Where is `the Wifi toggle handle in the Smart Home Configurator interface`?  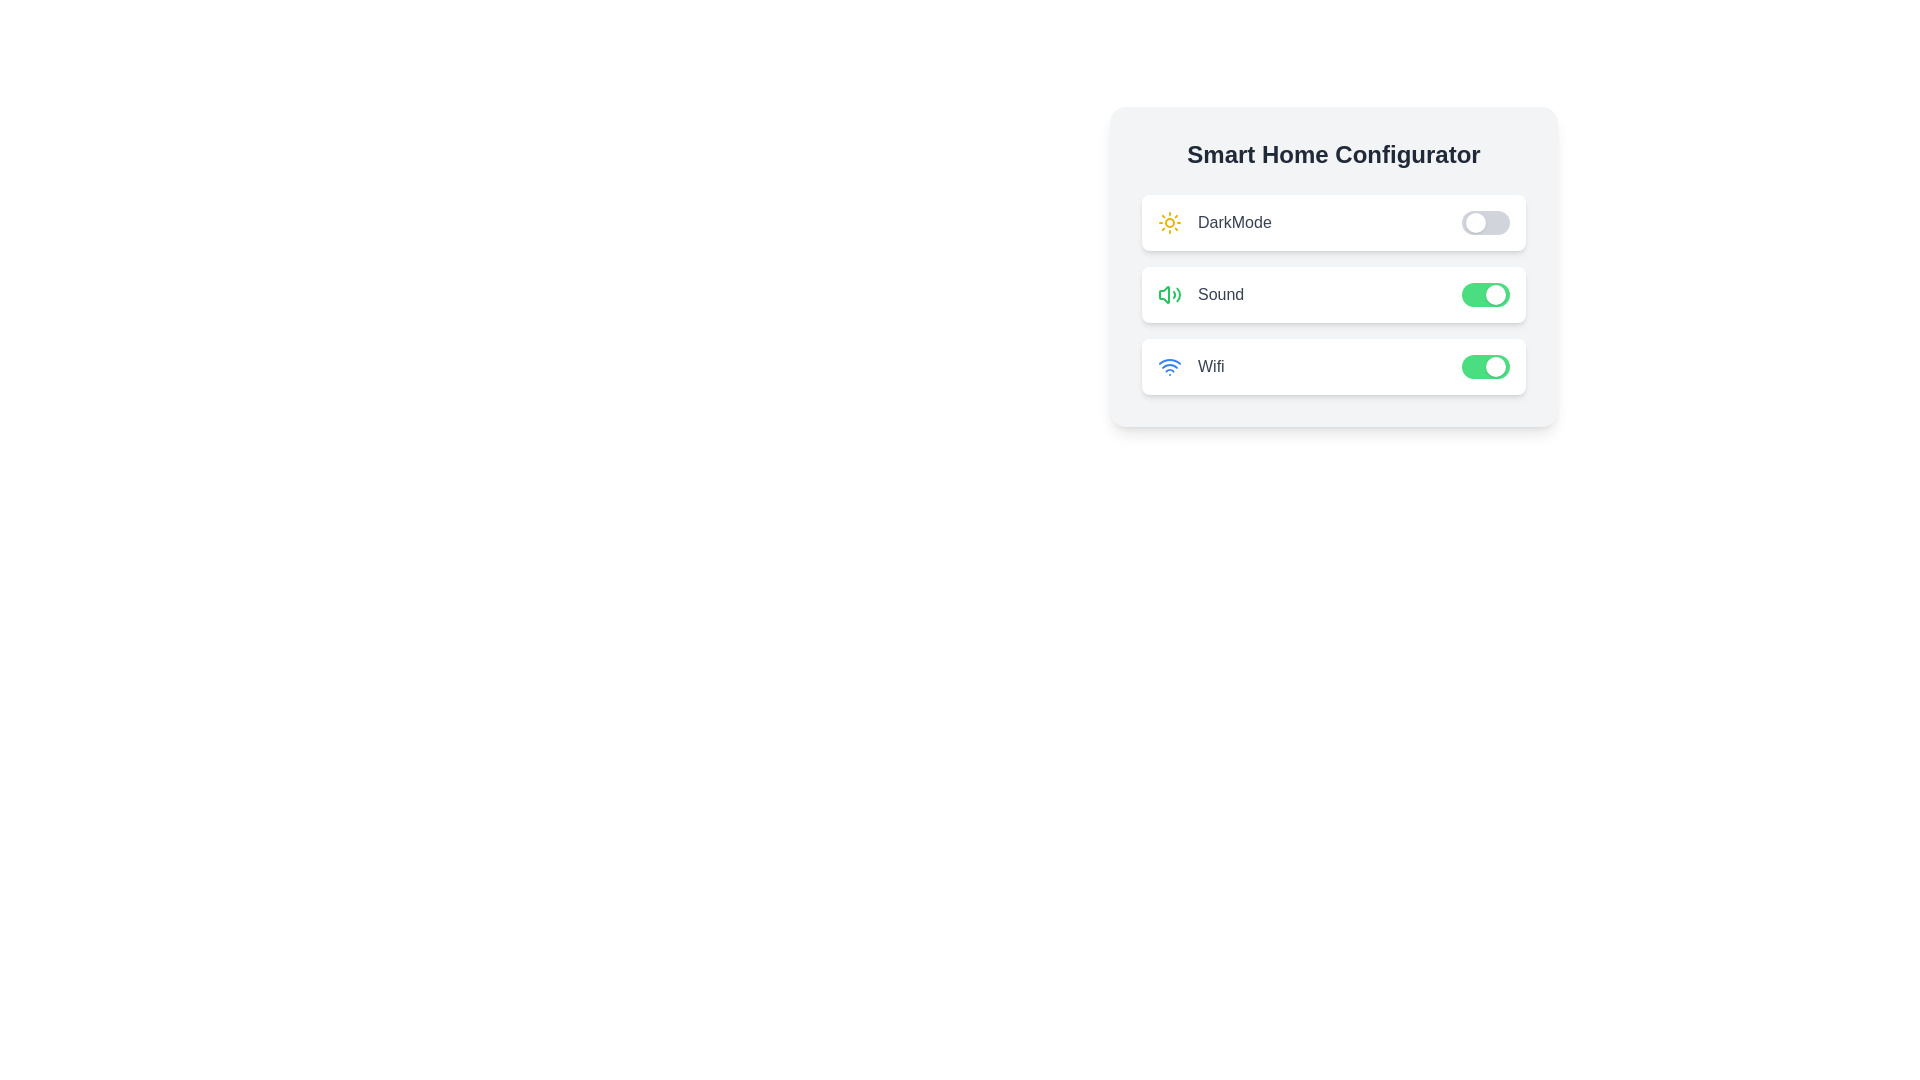 the Wifi toggle handle in the Smart Home Configurator interface is located at coordinates (1496, 366).